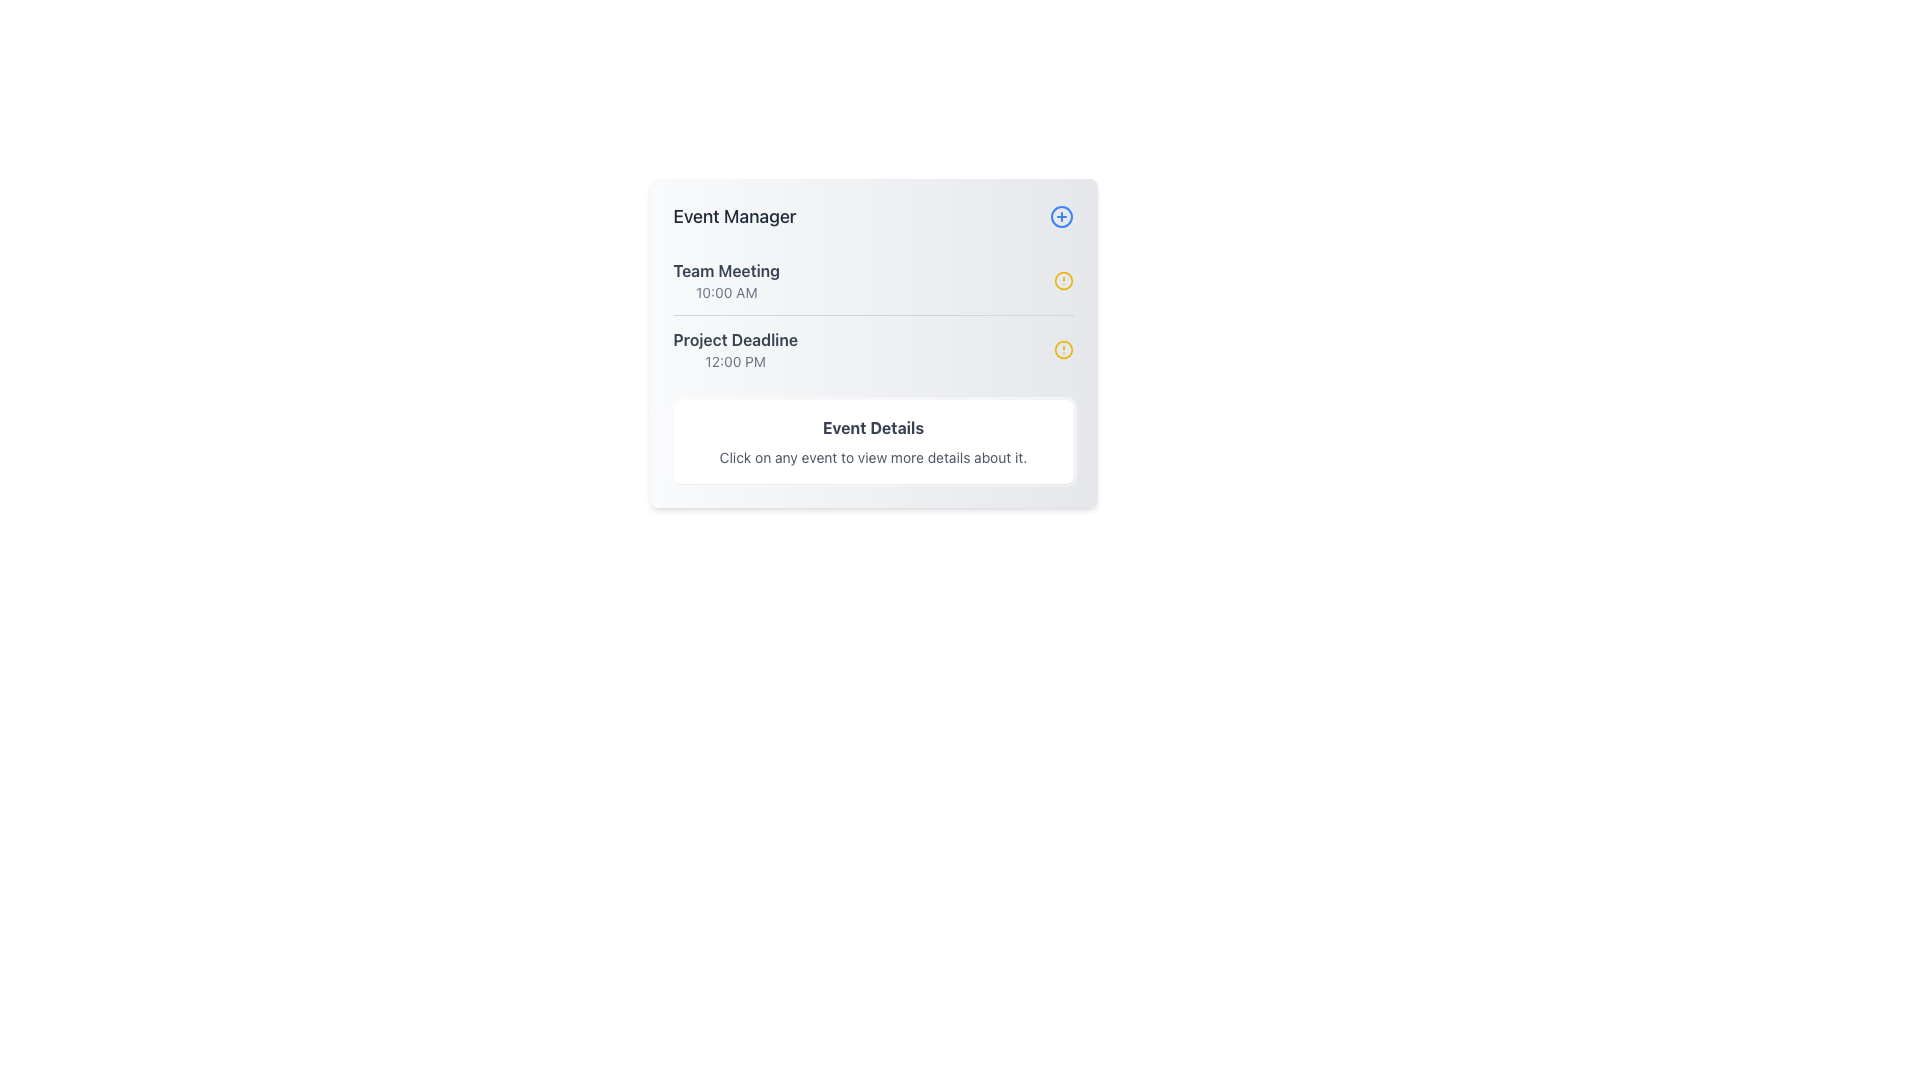  What do you see at coordinates (1060, 216) in the screenshot?
I see `the circular graphical element styled with a thin stroke within the SVG icon of the 'Event Manager' card, located at the top-right corner of the card` at bounding box center [1060, 216].